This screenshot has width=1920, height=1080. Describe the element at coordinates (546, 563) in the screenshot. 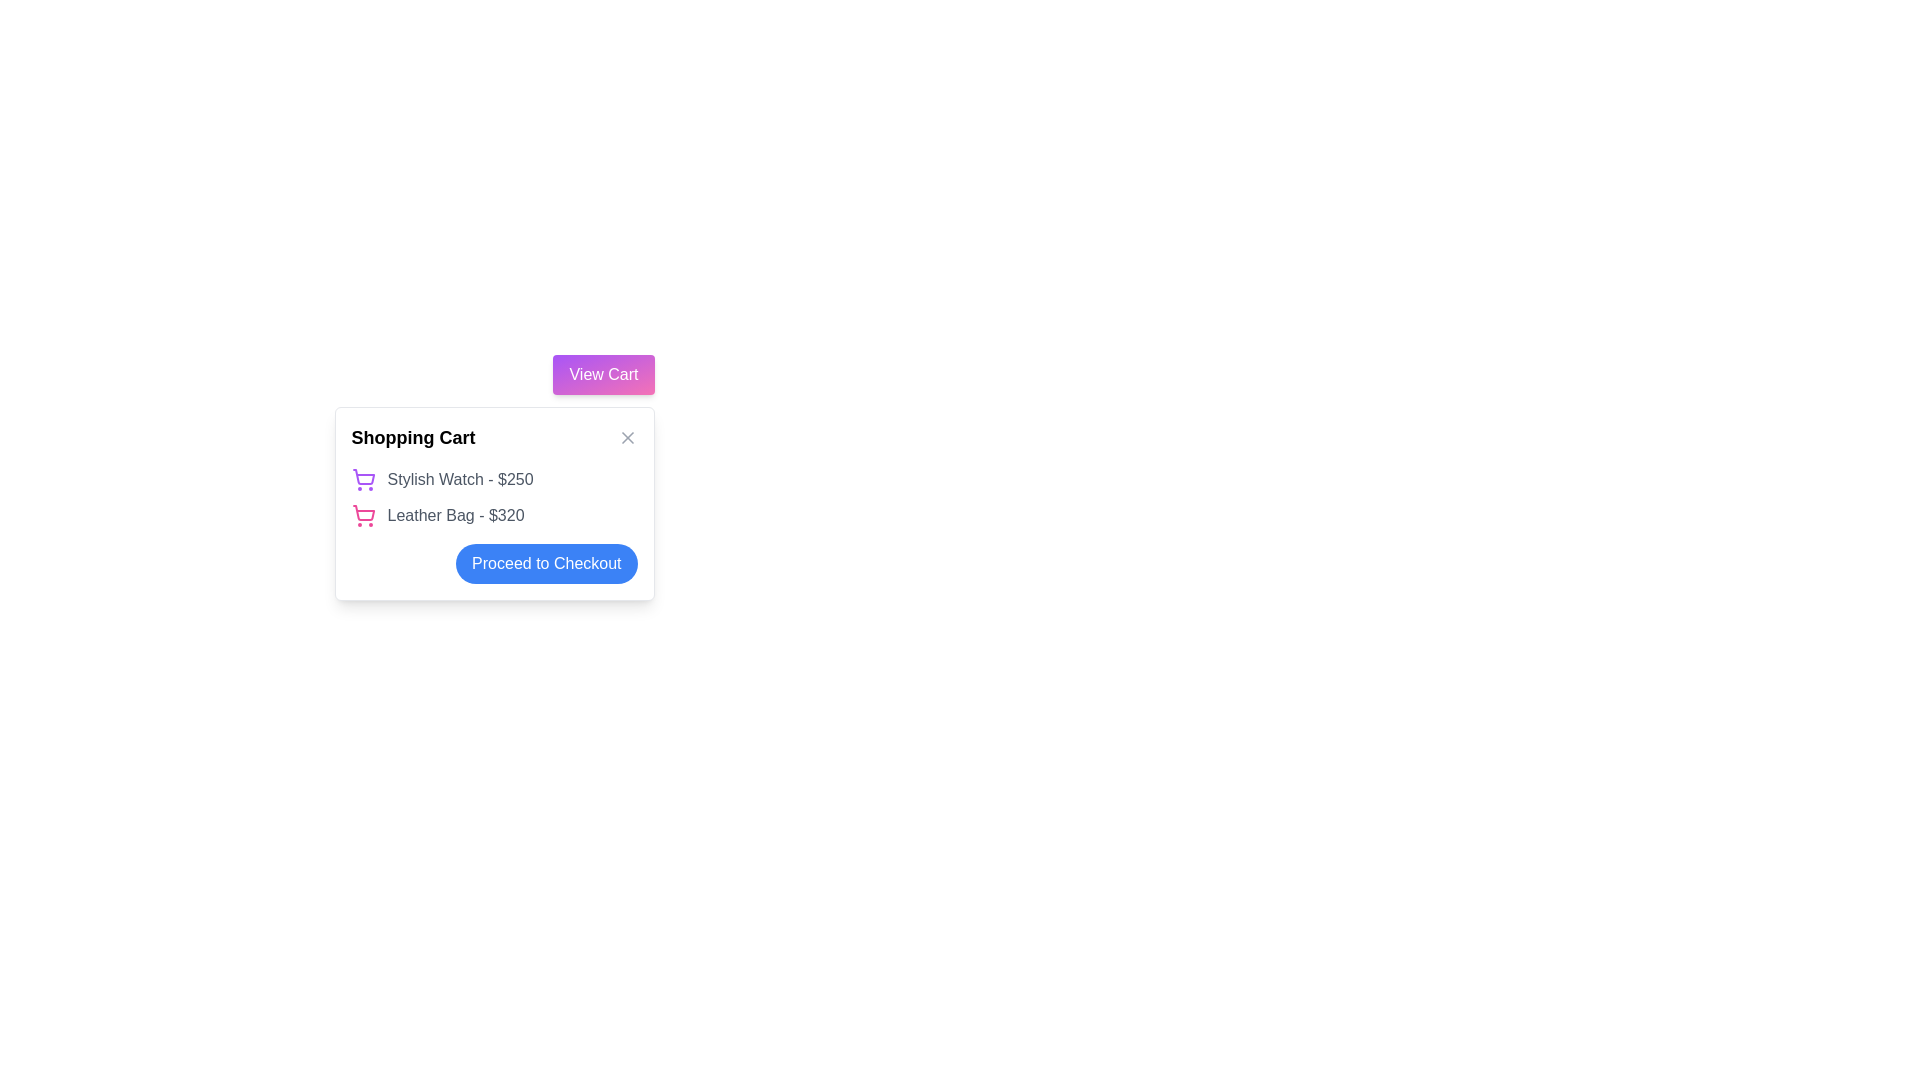

I see `the blue rounded button labeled 'Proceed to Checkout' located in the bottom-right corner of the shopping cart summary box to proceed to the checkout process` at that location.